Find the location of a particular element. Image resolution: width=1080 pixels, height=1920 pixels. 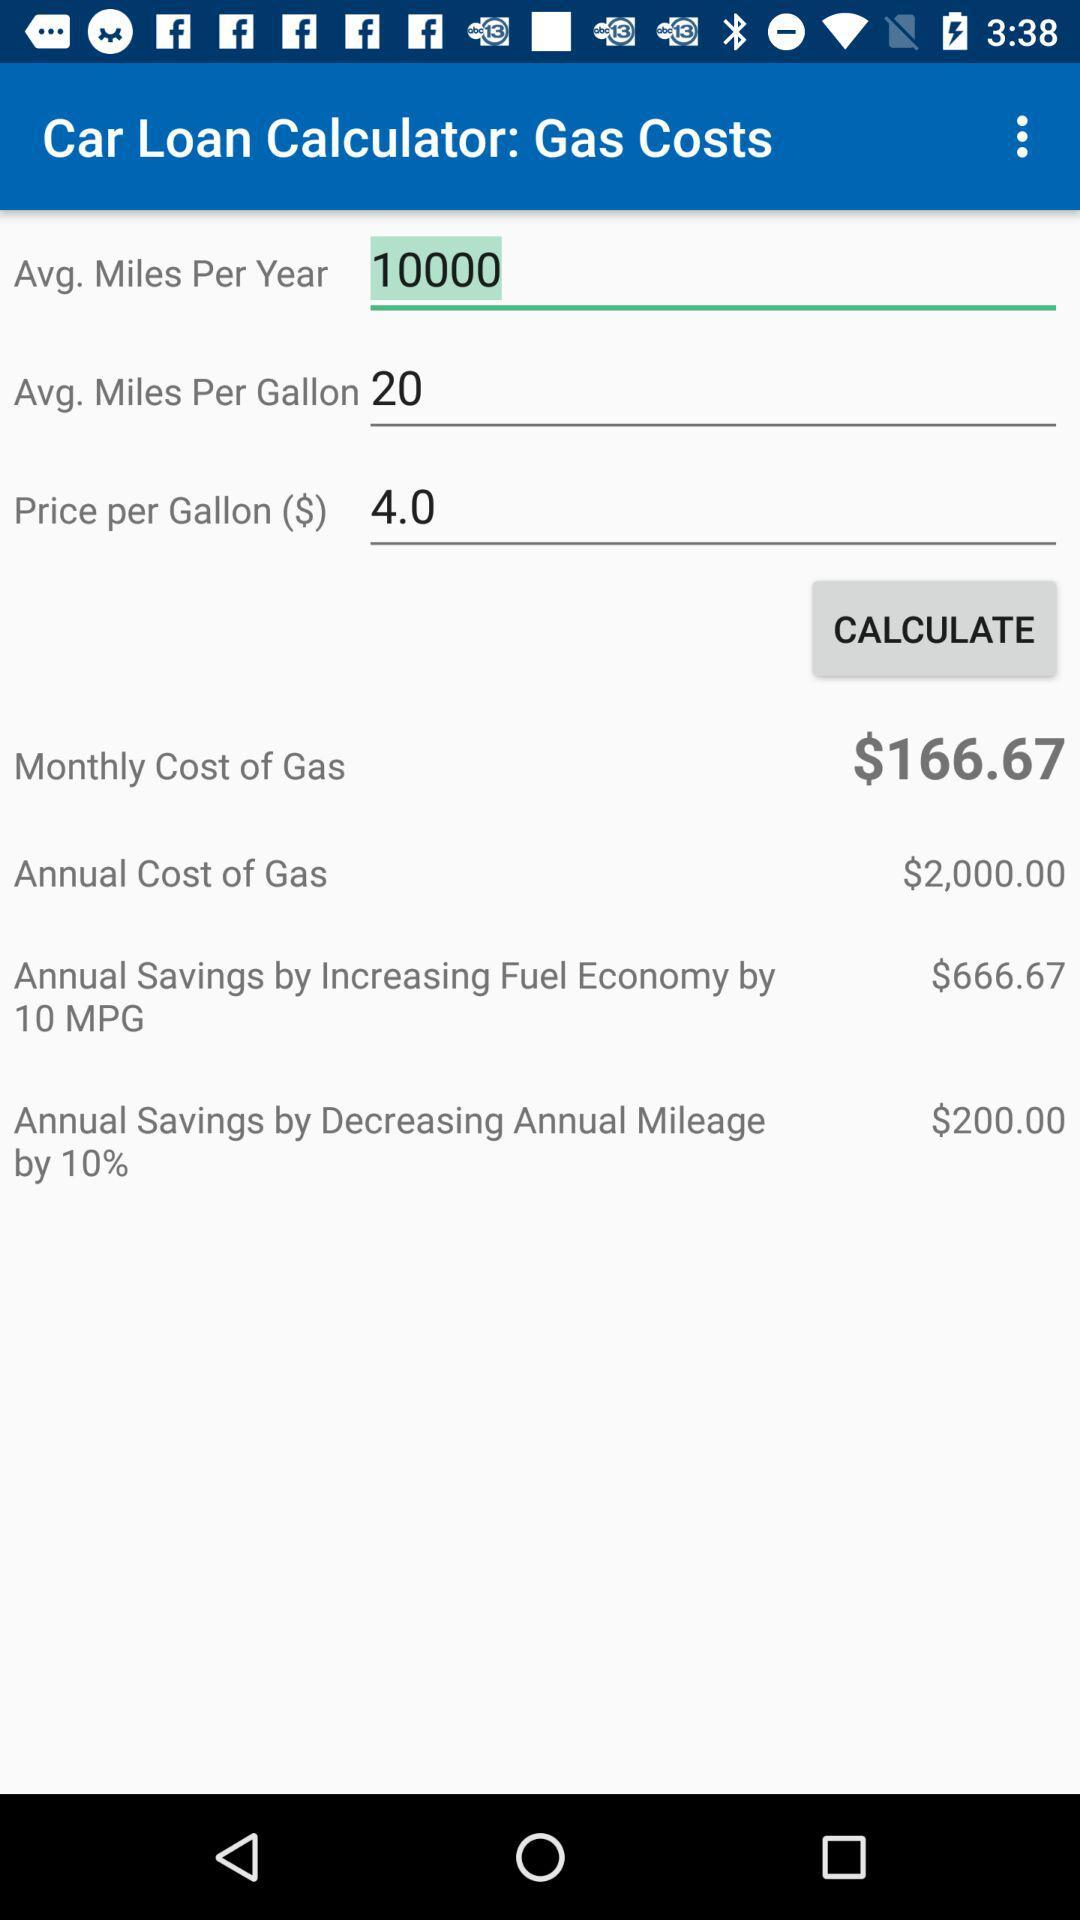

the item above 20 is located at coordinates (712, 268).